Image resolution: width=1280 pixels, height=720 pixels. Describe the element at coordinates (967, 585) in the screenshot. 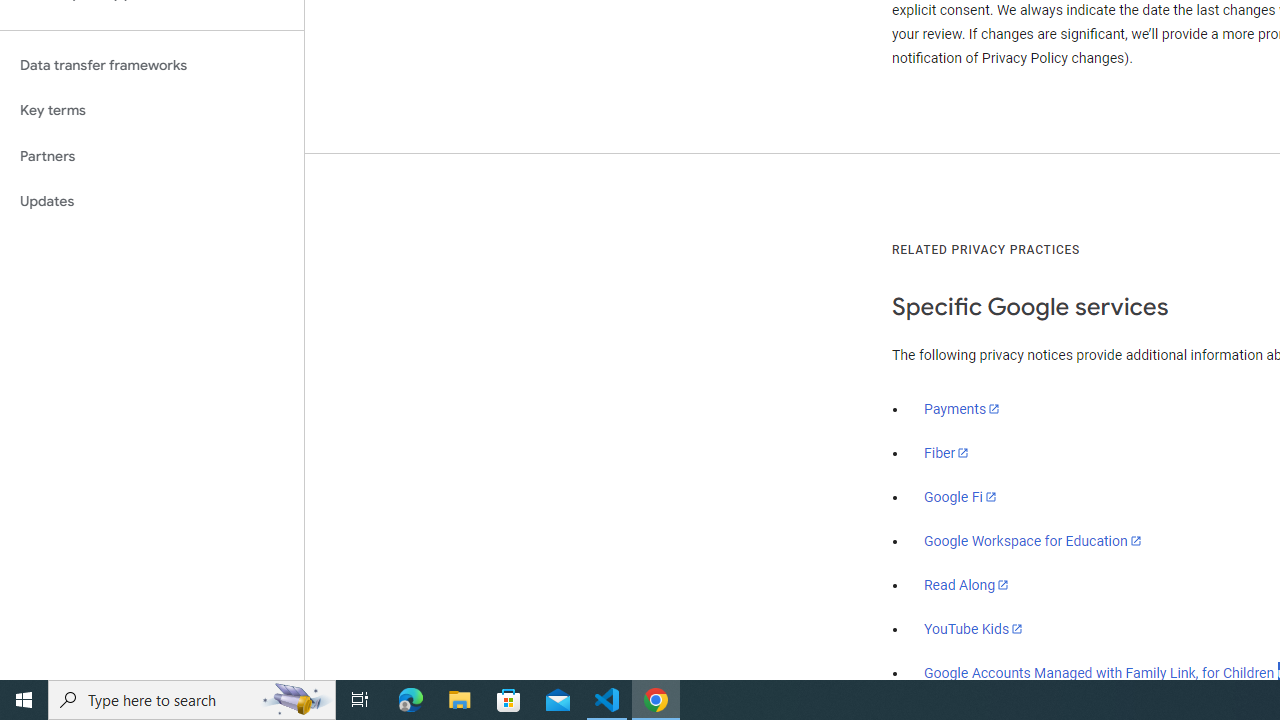

I see `'Read Along'` at that location.